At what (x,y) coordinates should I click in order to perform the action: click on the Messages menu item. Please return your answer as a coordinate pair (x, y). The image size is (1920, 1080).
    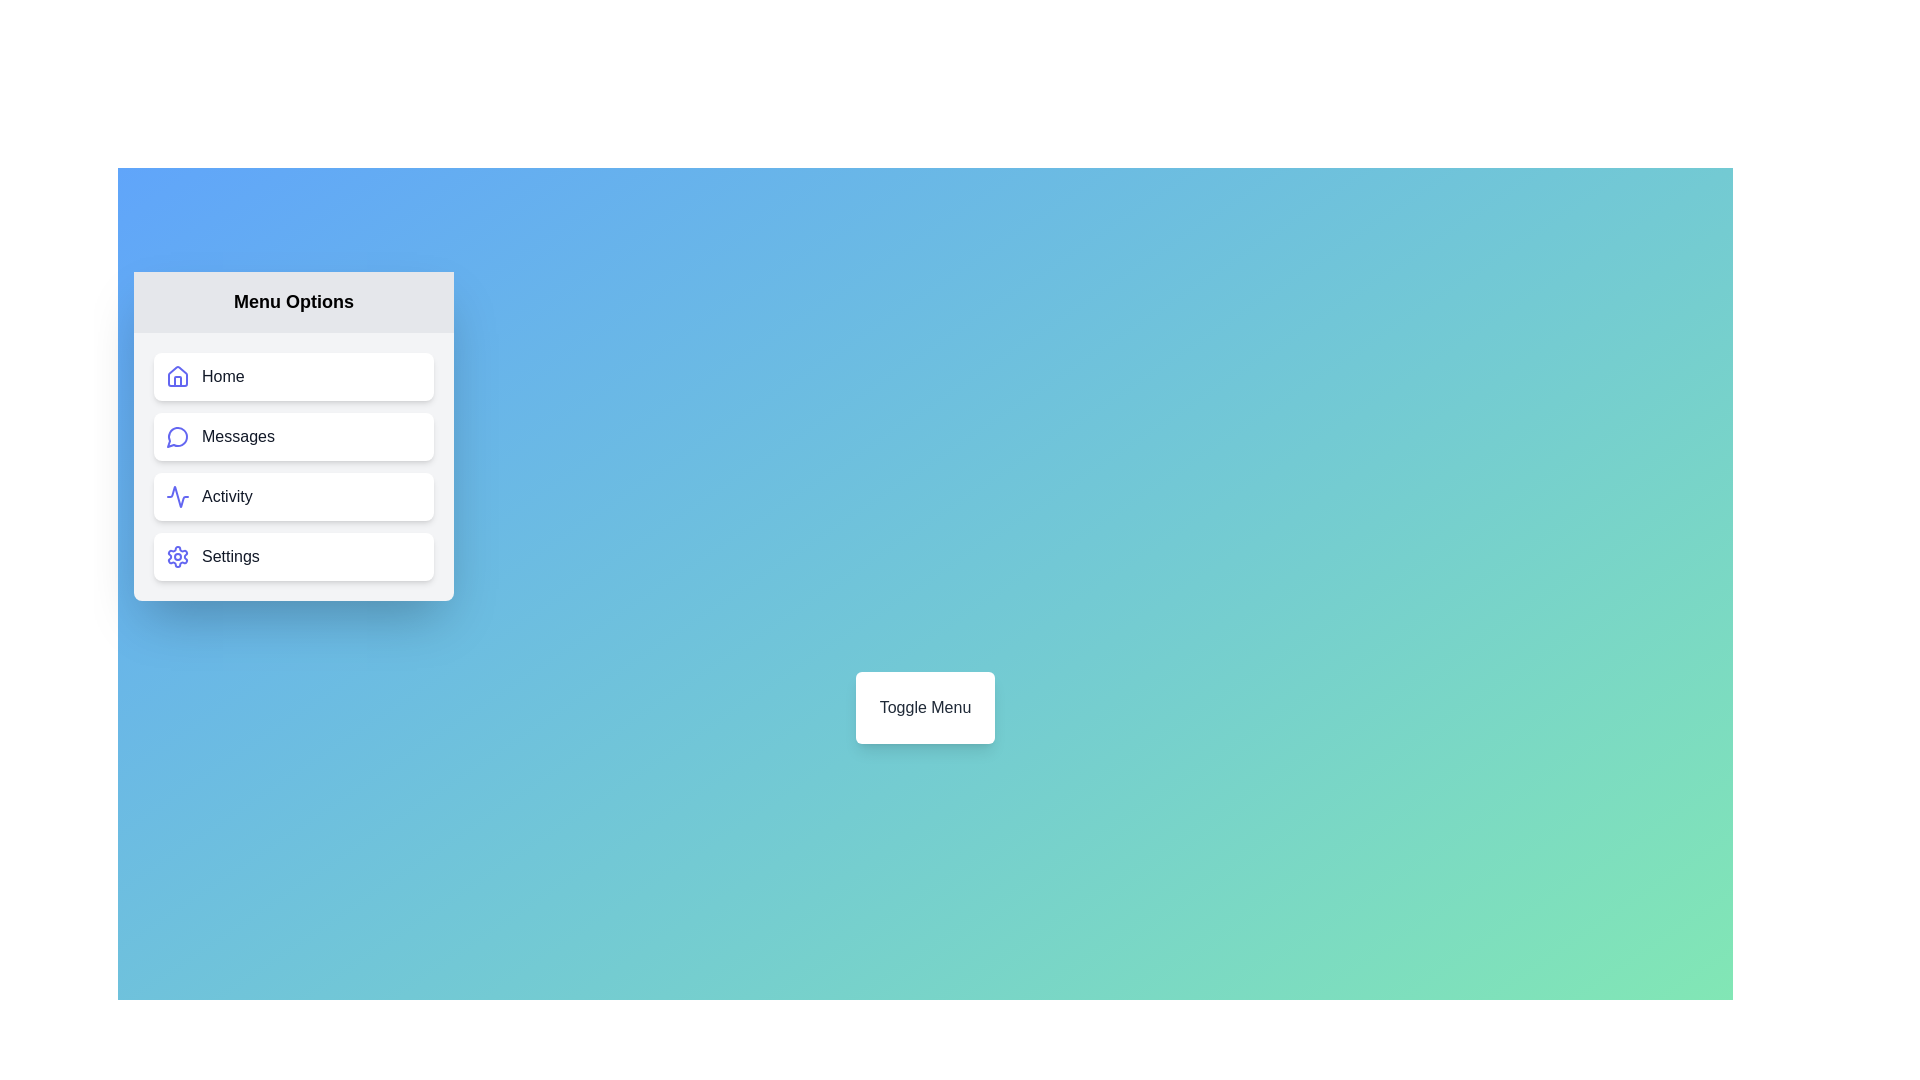
    Looking at the image, I should click on (292, 435).